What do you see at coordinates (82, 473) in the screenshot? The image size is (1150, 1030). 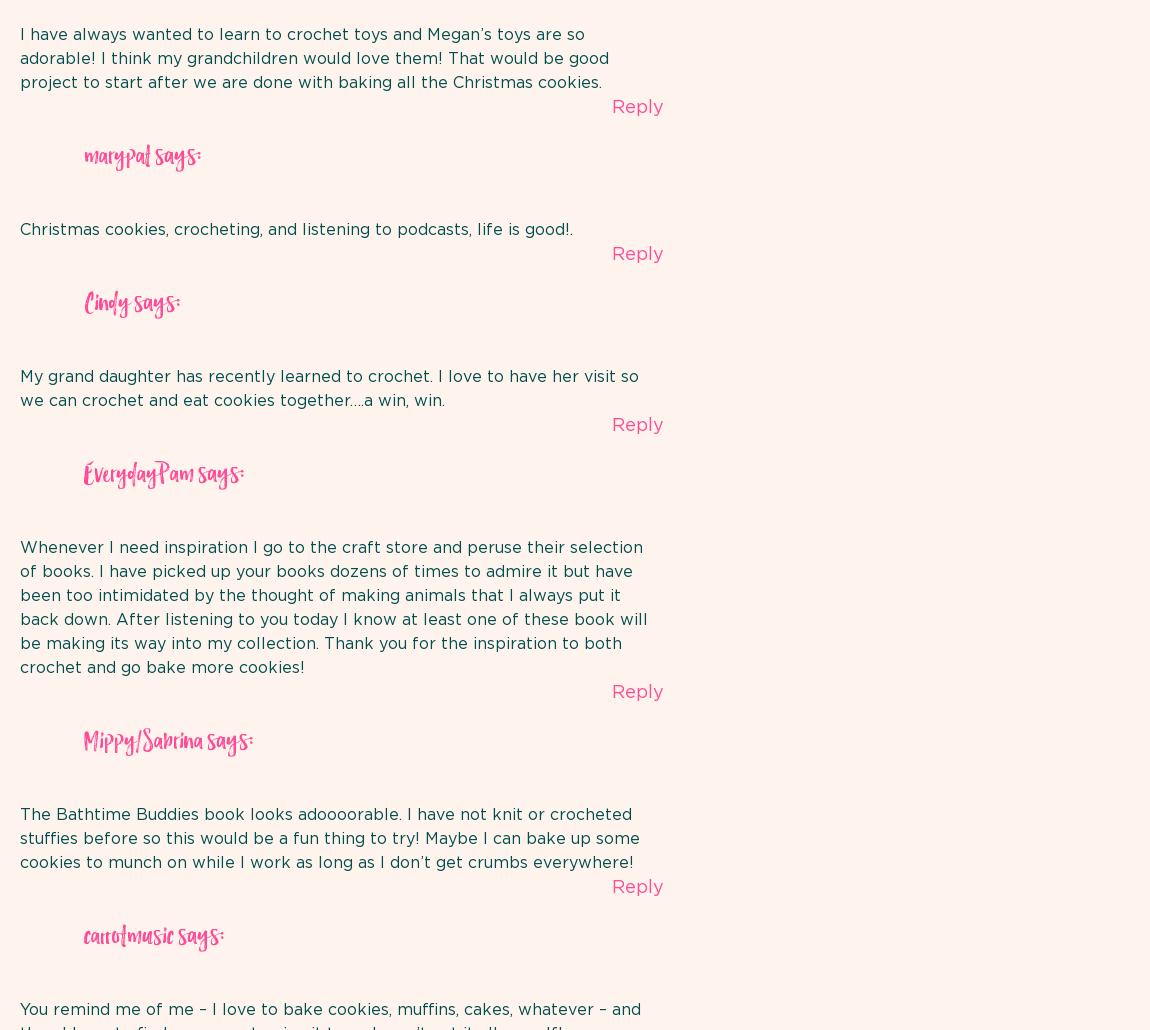 I see `'EverydayPam'` at bounding box center [82, 473].